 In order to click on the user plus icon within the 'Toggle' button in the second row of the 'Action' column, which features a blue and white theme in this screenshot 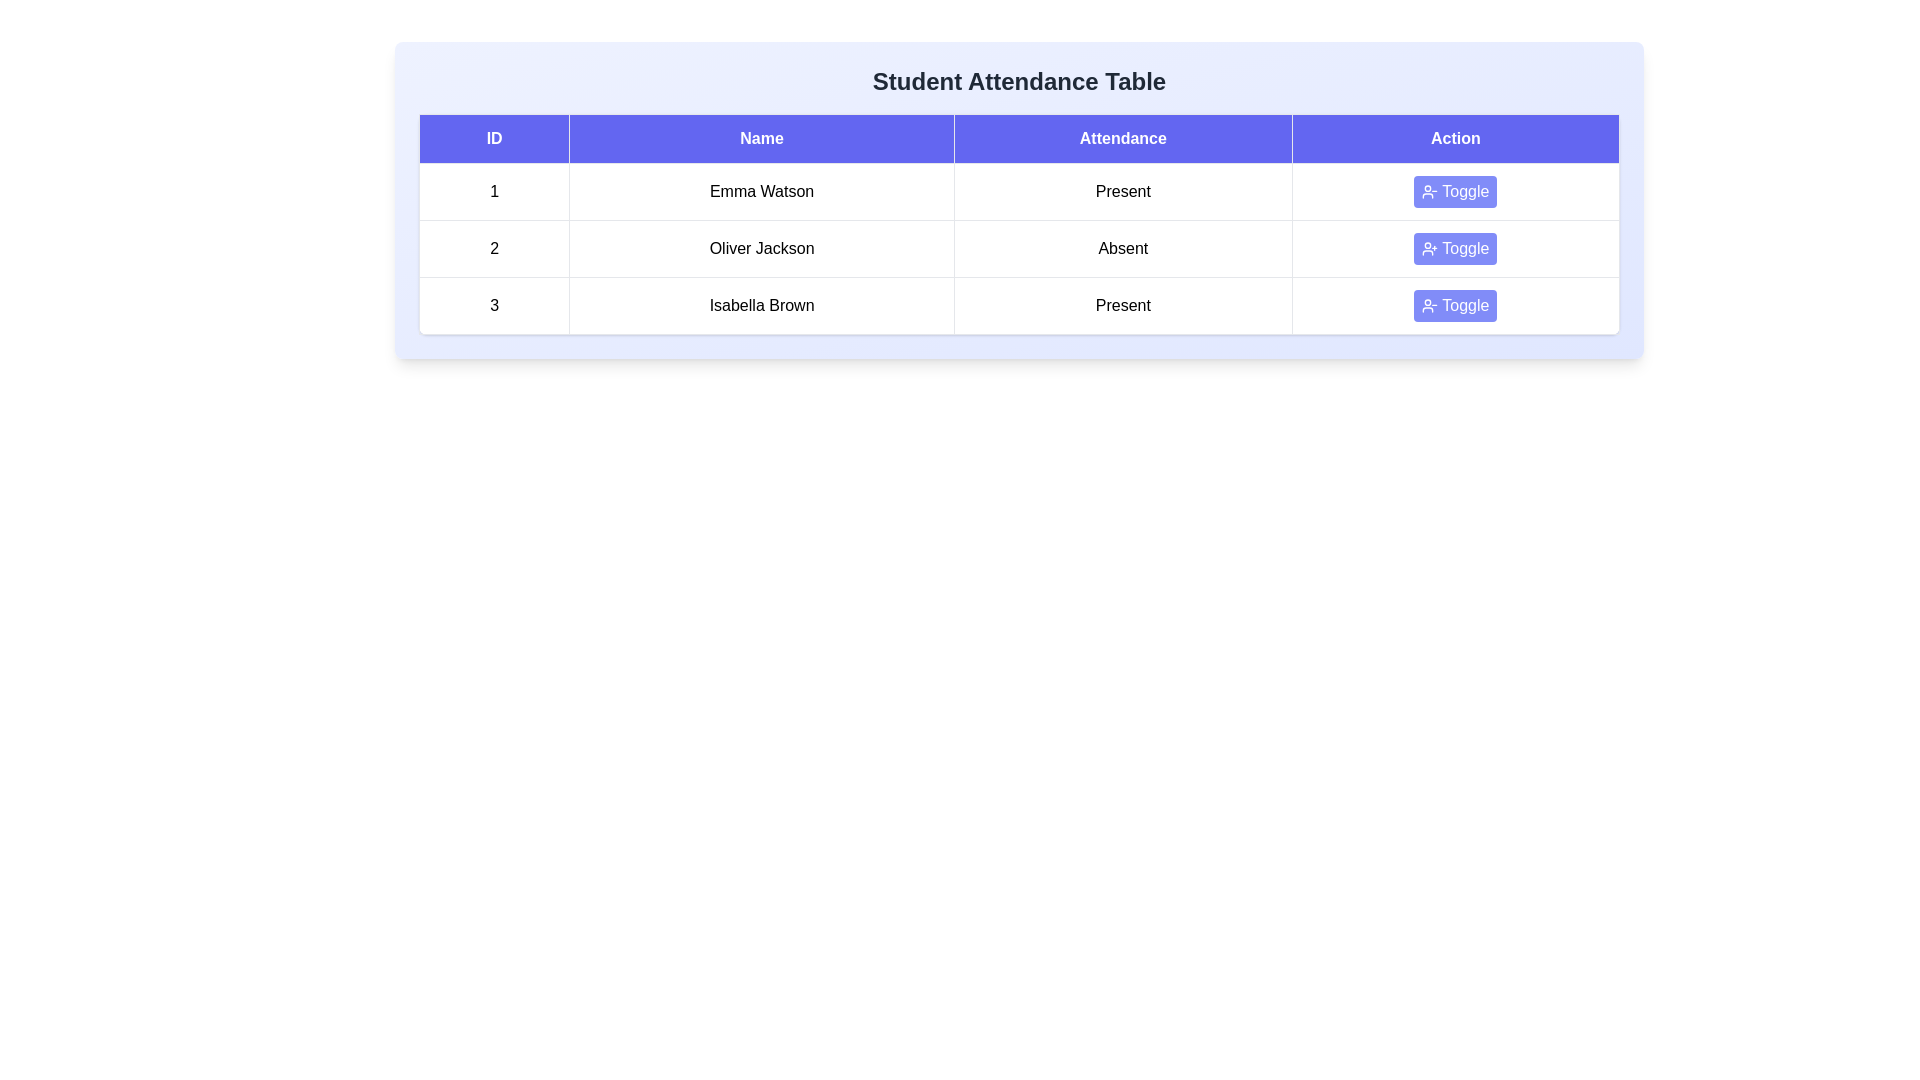, I will do `click(1429, 248)`.